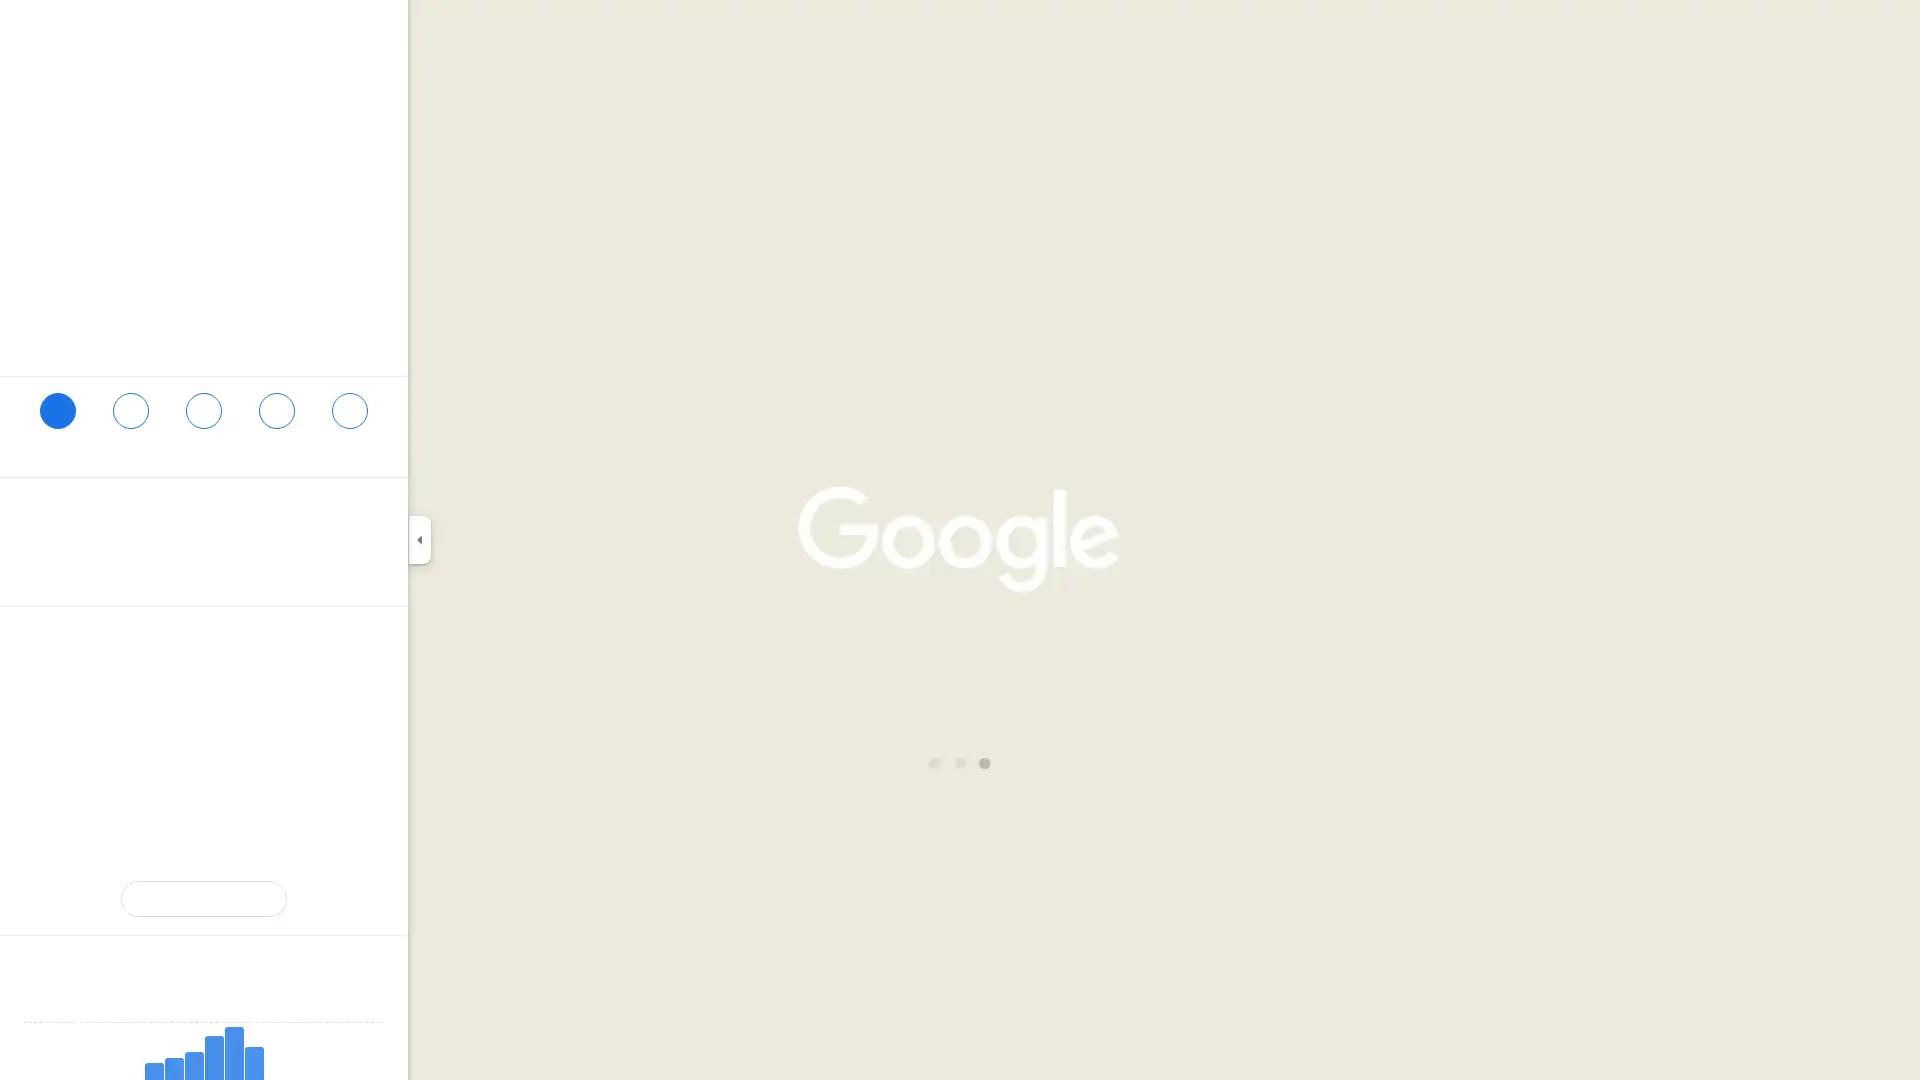  What do you see at coordinates (374, 622) in the screenshot?
I see `Copy address` at bounding box center [374, 622].